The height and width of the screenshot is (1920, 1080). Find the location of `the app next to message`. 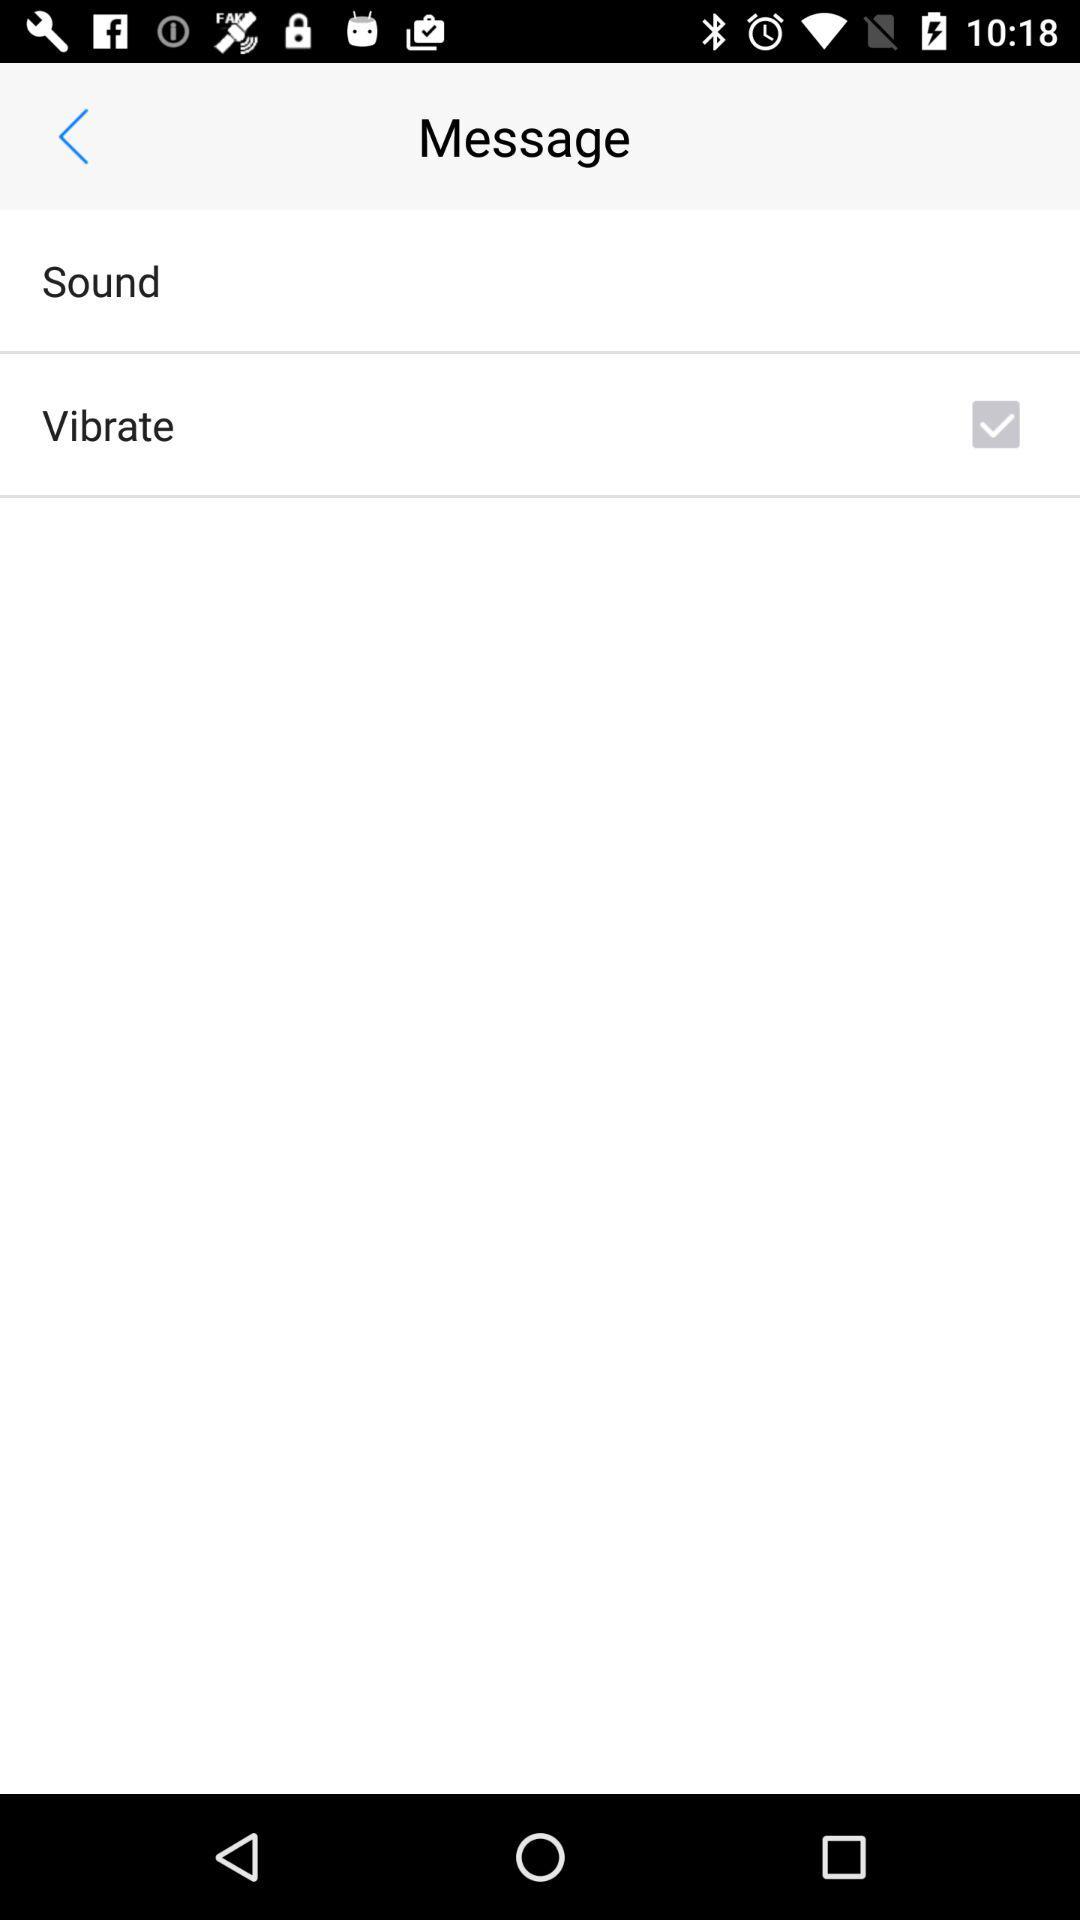

the app next to message is located at coordinates (72, 135).